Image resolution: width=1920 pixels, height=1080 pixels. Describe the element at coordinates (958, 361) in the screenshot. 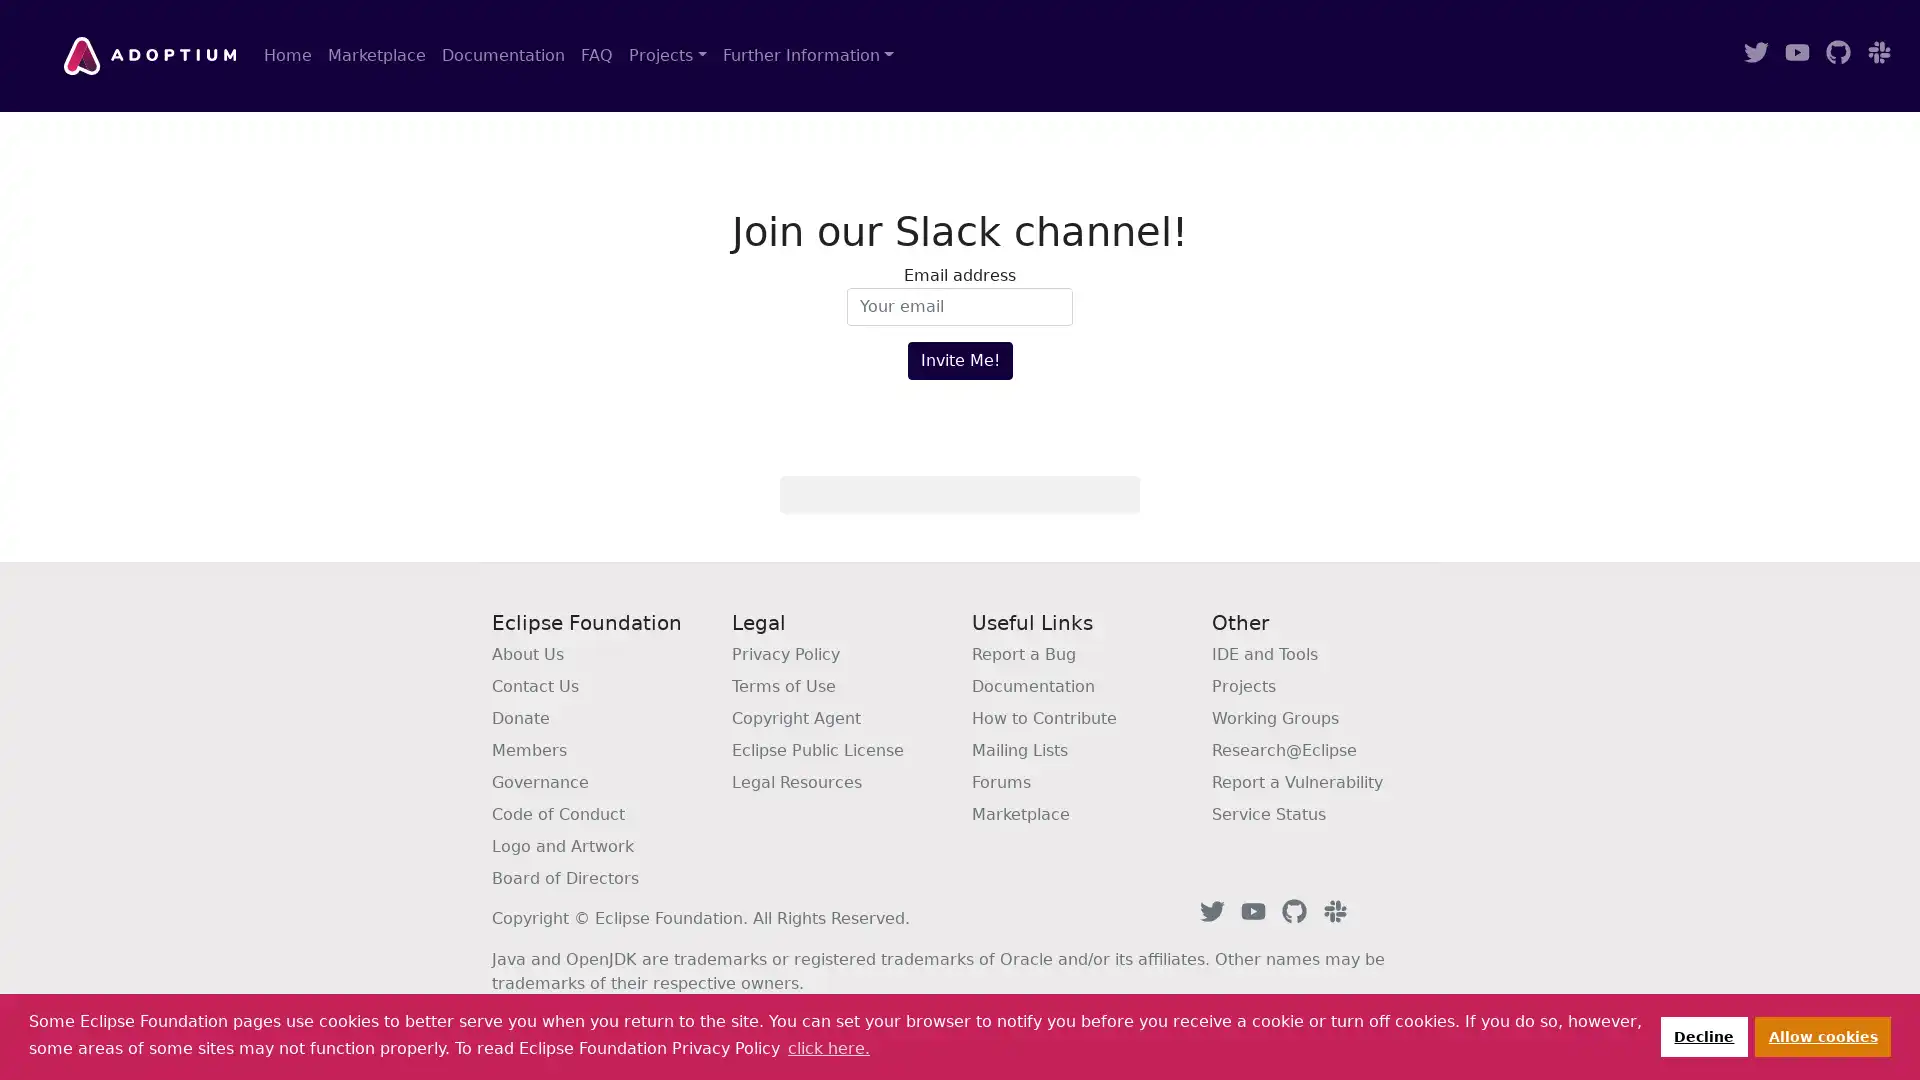

I see `Invite Me!` at that location.